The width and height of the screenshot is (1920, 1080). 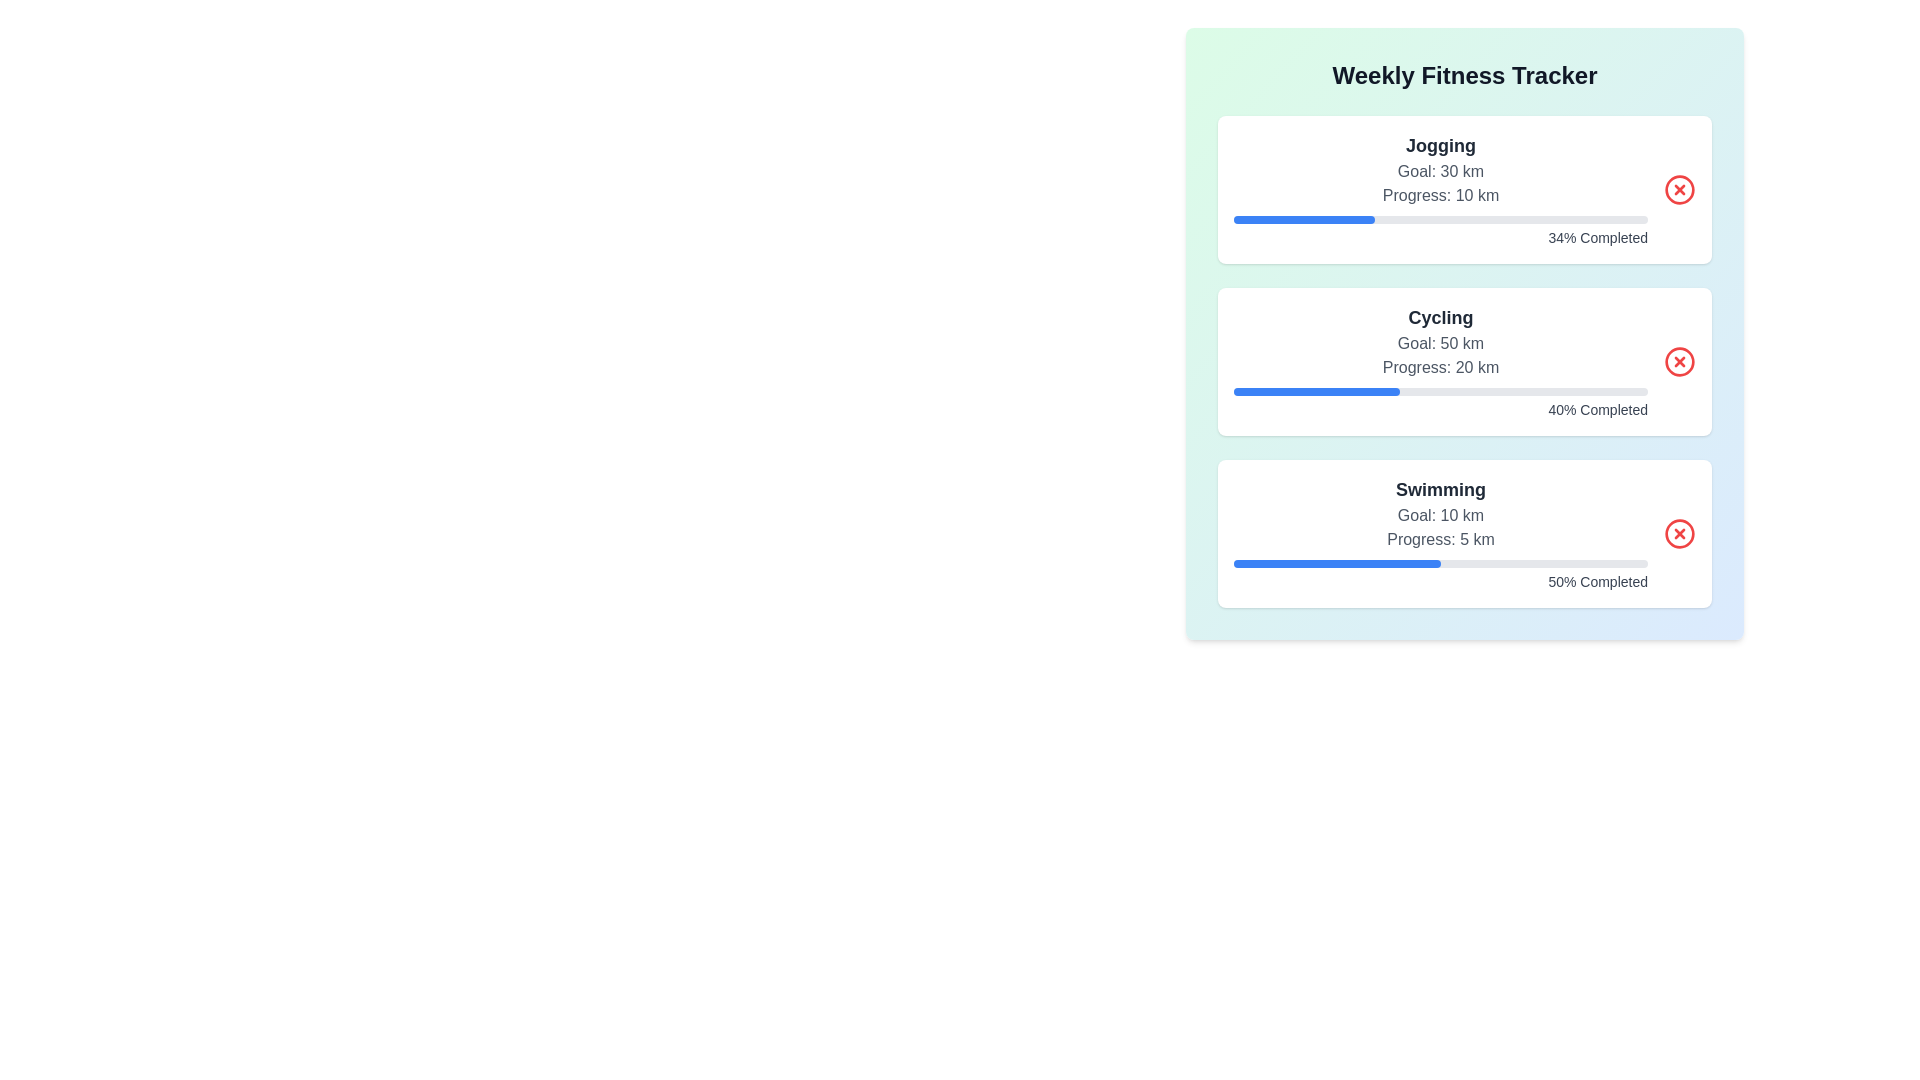 I want to click on the circular red 'X' button located on the right-hand side of the 'Jogging' card in the 'Weekly Fitness Tracker' section, so click(x=1680, y=189).